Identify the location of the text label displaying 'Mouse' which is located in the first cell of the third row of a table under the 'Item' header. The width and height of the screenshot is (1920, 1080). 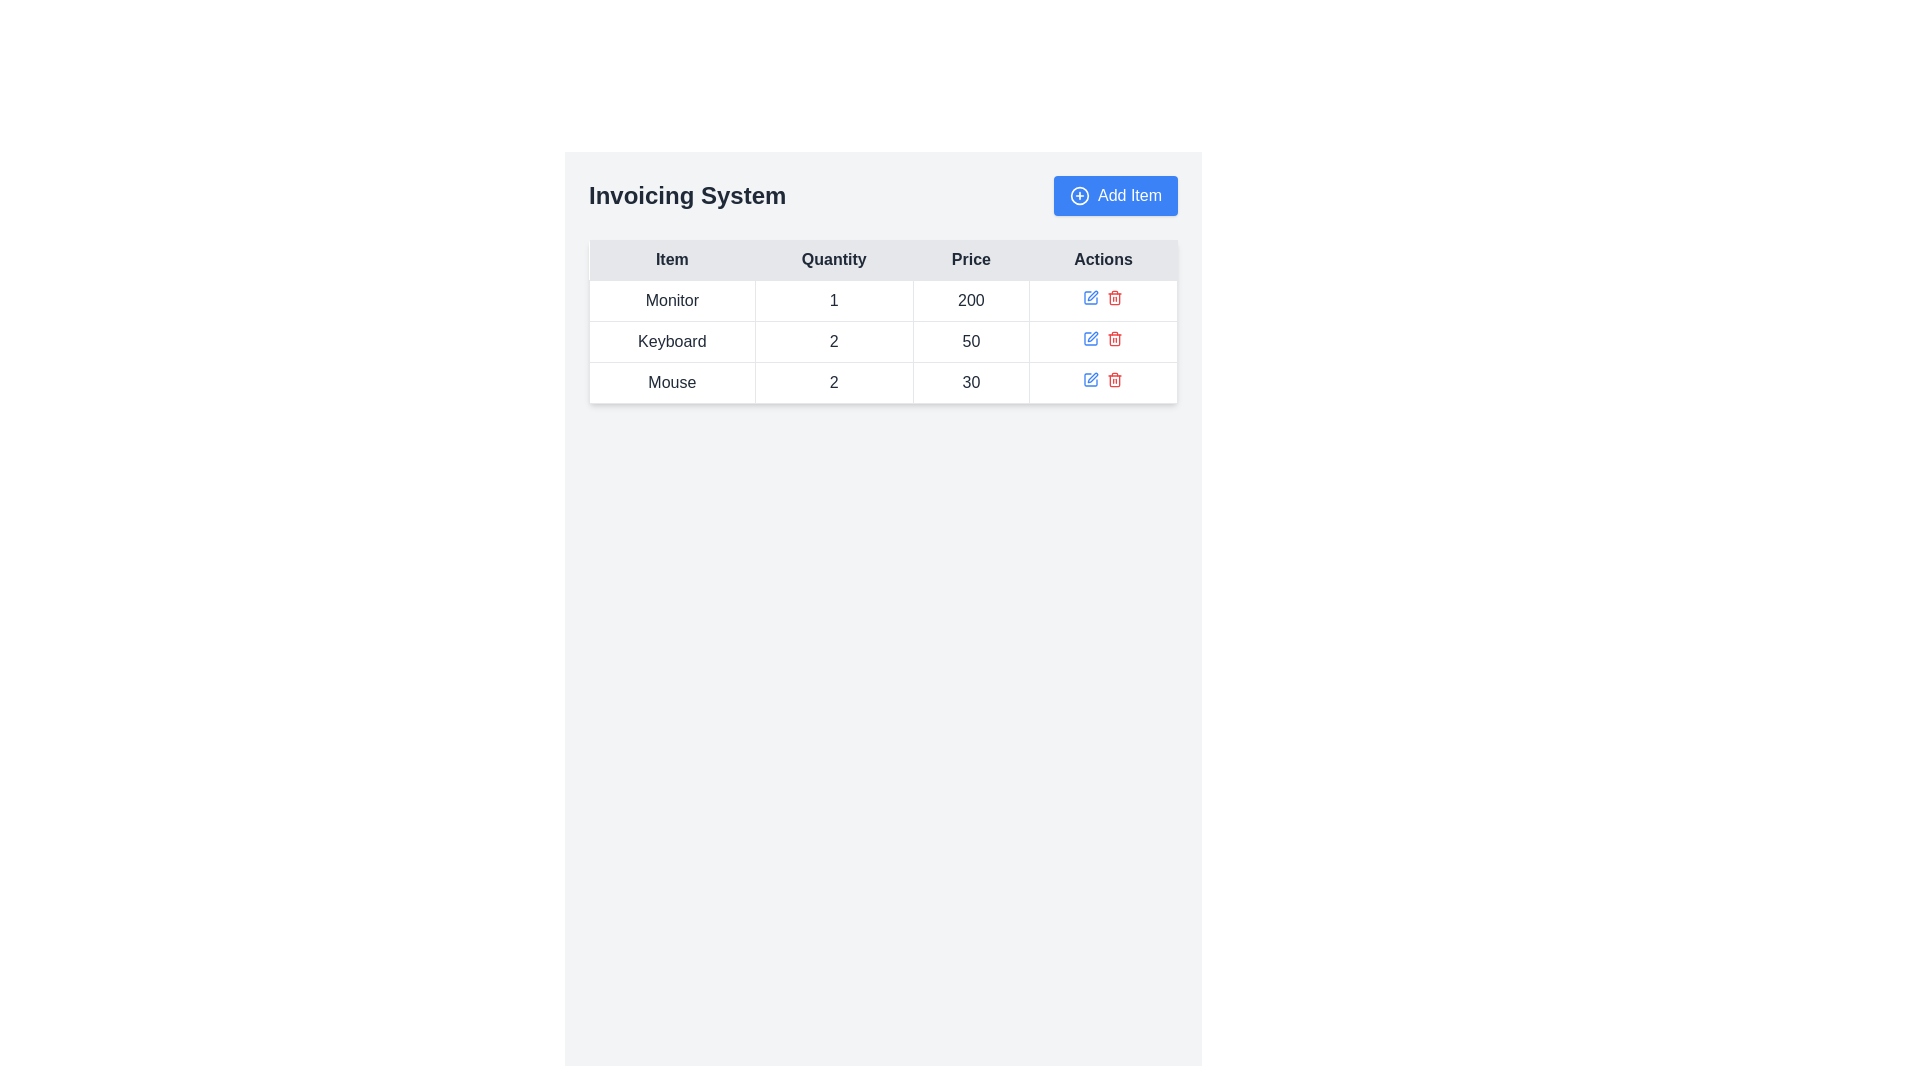
(672, 382).